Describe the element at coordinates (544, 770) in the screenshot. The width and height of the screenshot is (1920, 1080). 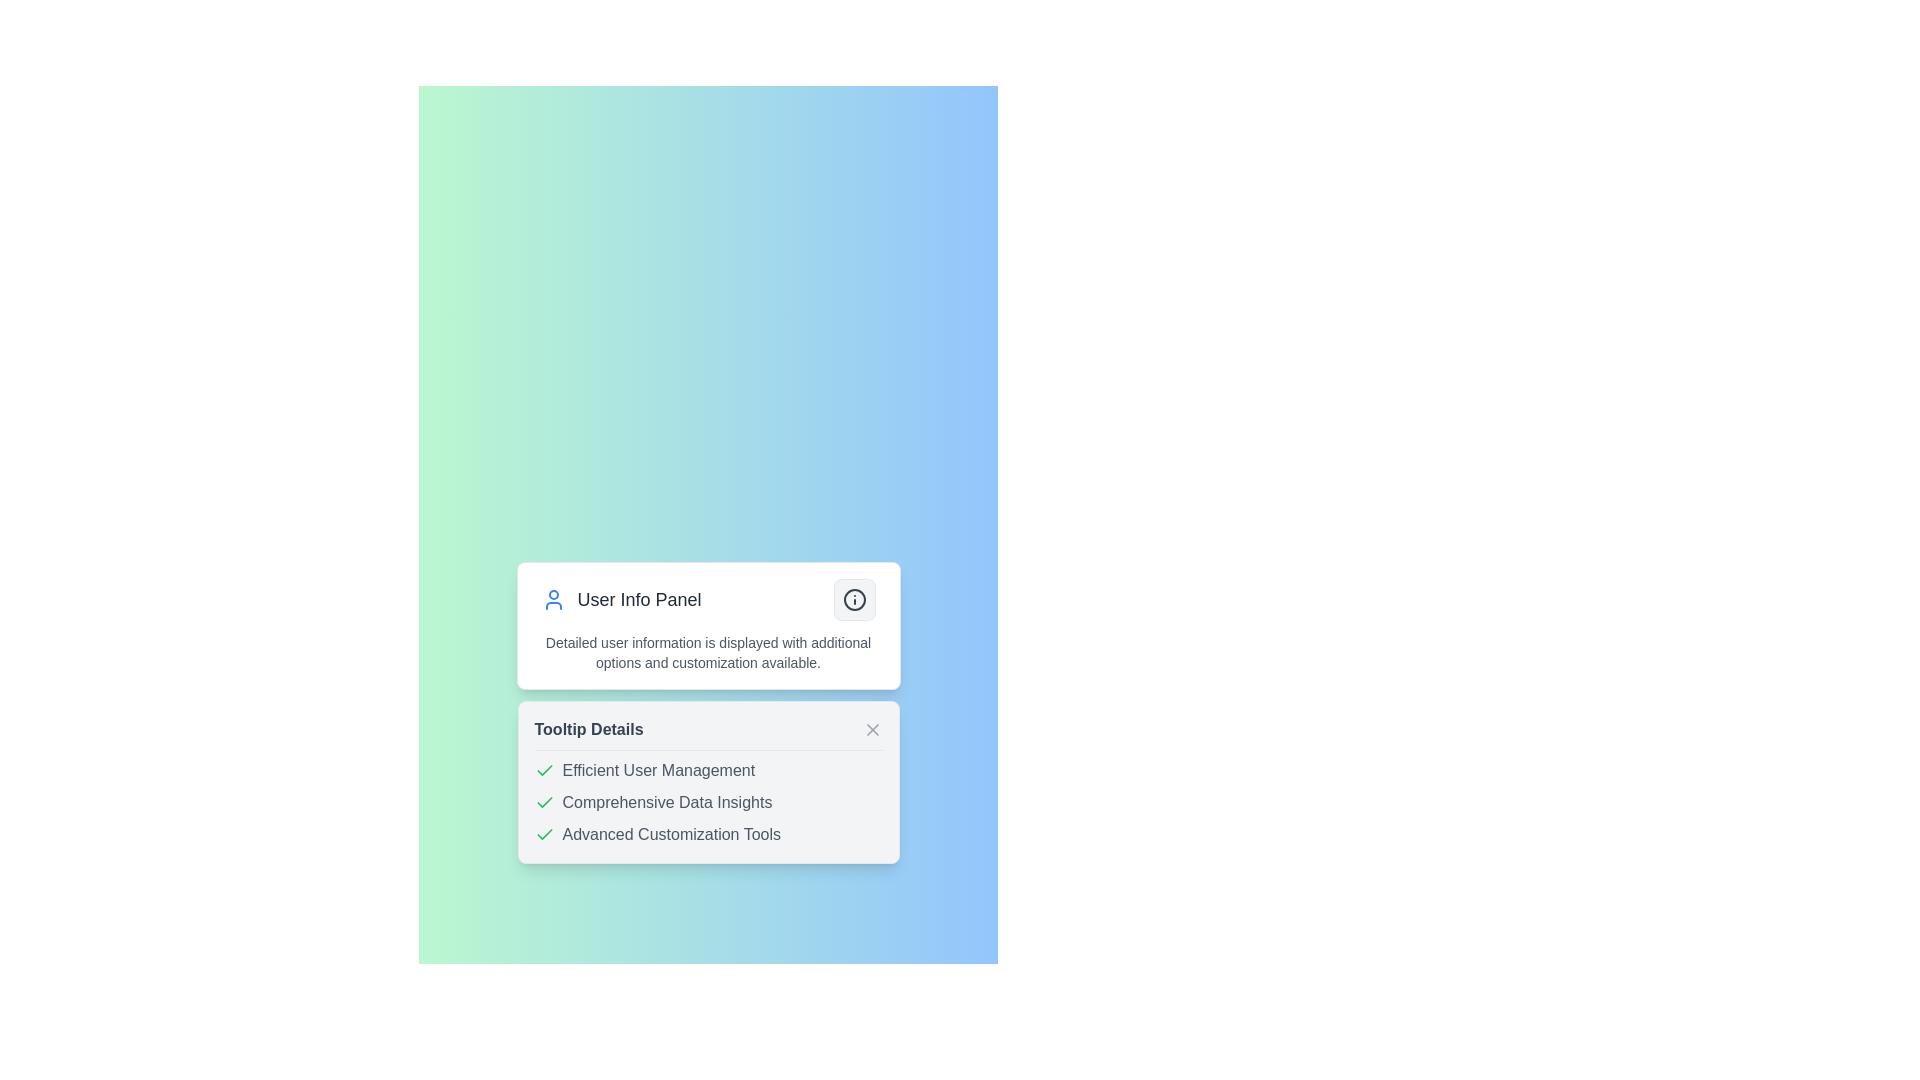
I see `the checkmark icon indicating successful selection of 'Efficient User Management'` at that location.